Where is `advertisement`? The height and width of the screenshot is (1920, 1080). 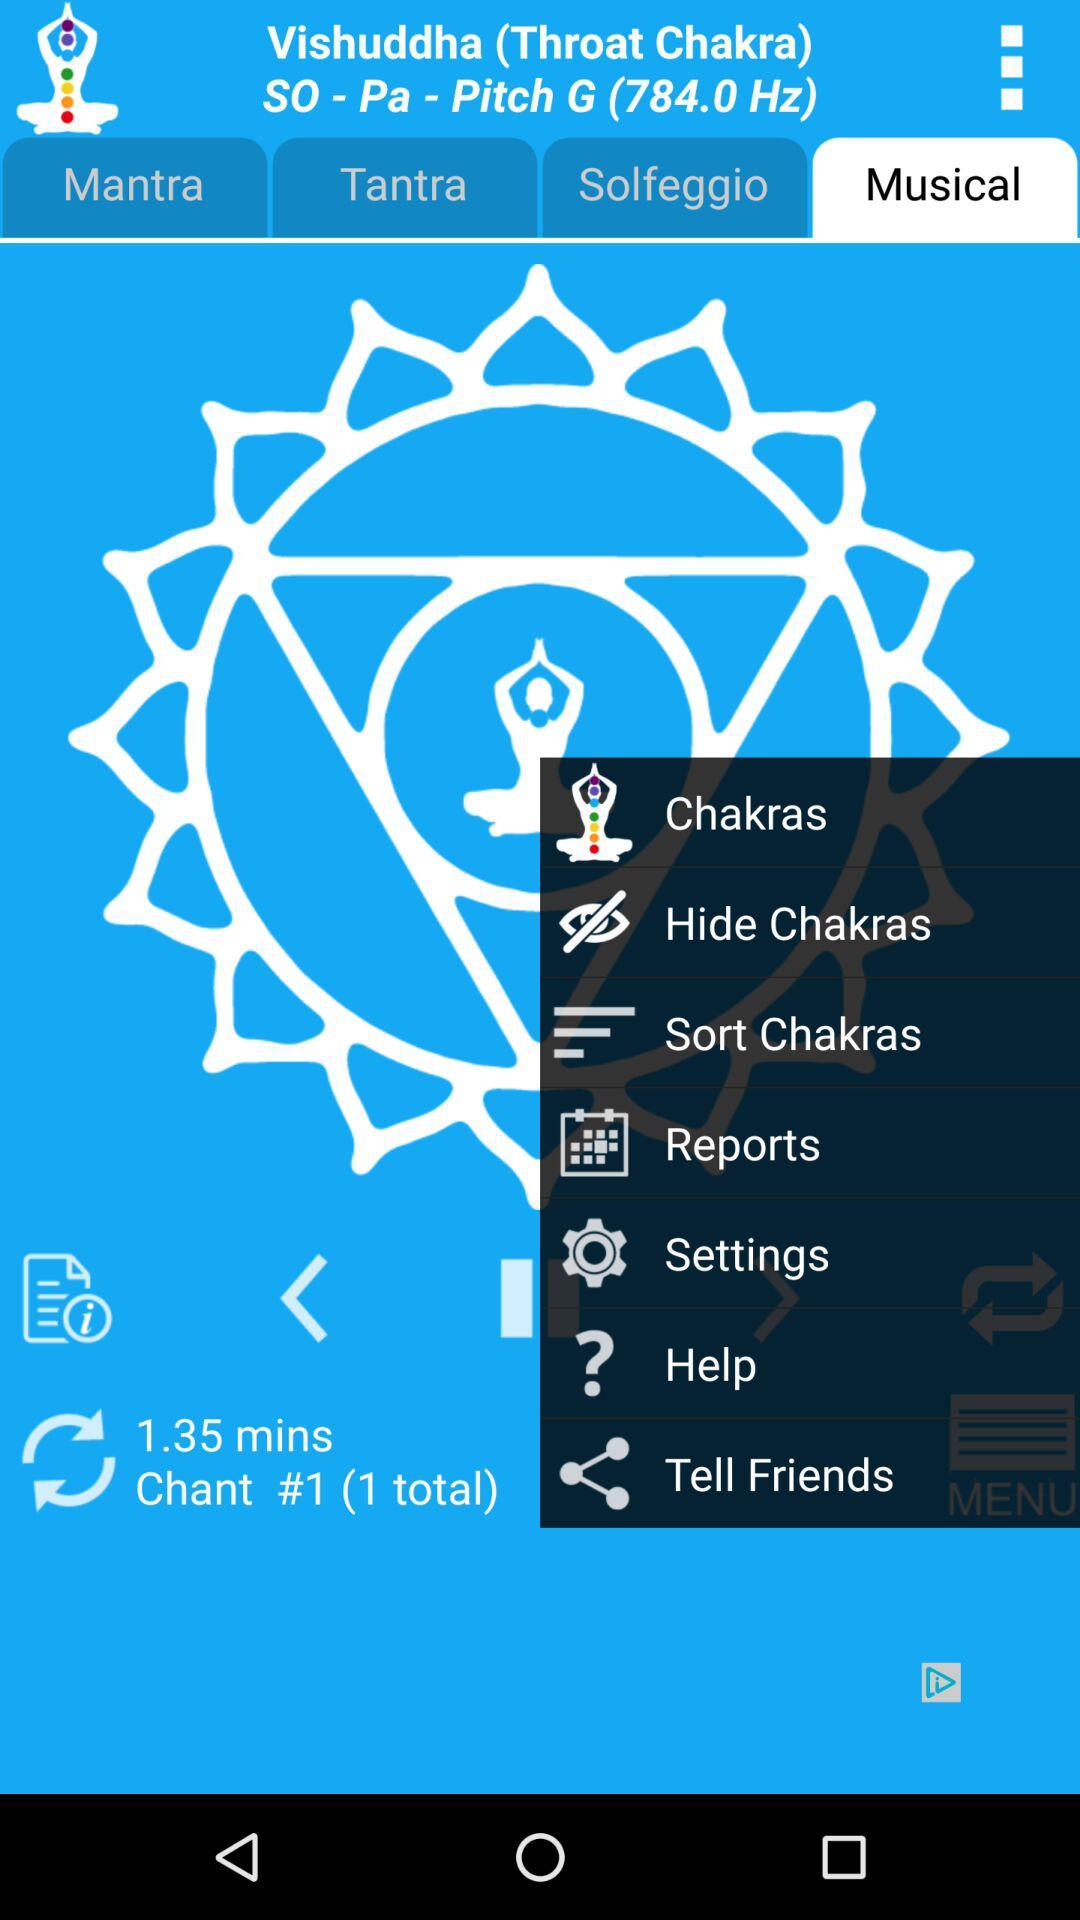
advertisement is located at coordinates (540, 1727).